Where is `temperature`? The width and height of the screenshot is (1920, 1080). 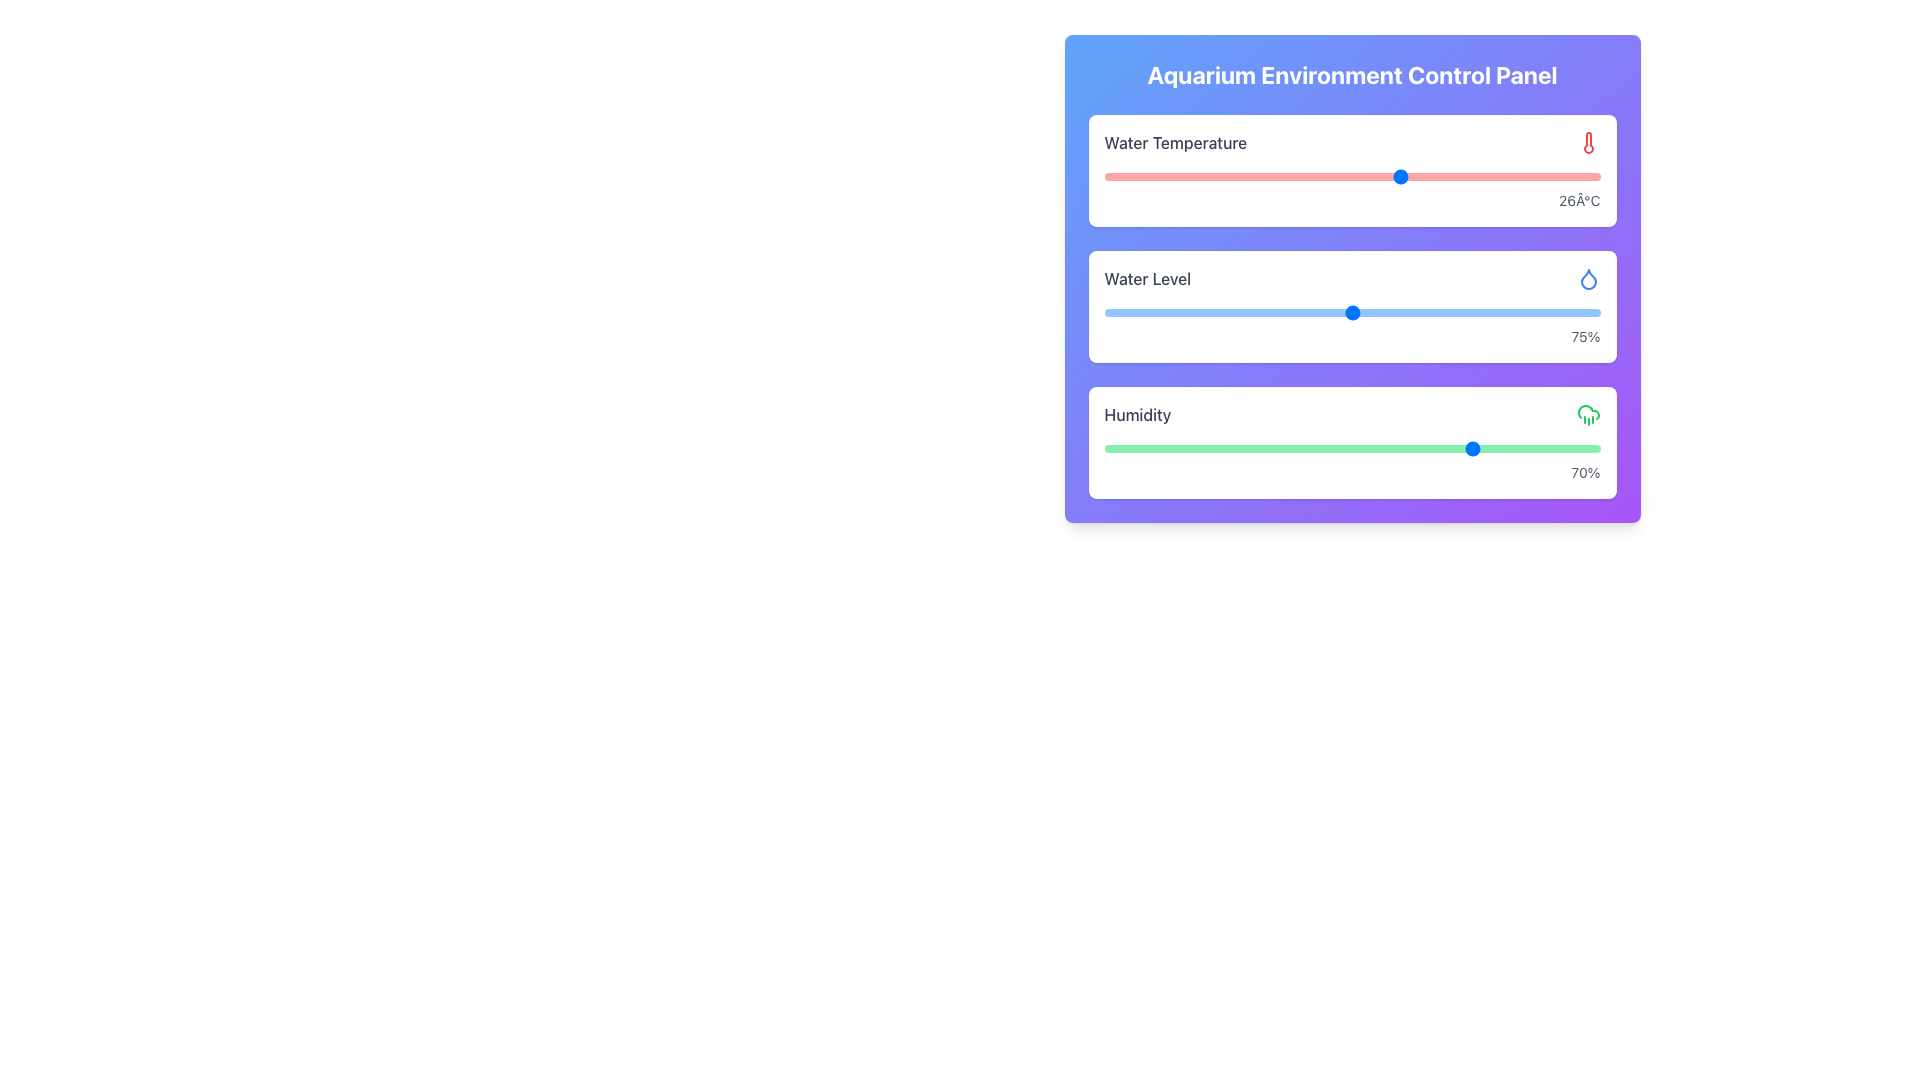
temperature is located at coordinates (1302, 176).